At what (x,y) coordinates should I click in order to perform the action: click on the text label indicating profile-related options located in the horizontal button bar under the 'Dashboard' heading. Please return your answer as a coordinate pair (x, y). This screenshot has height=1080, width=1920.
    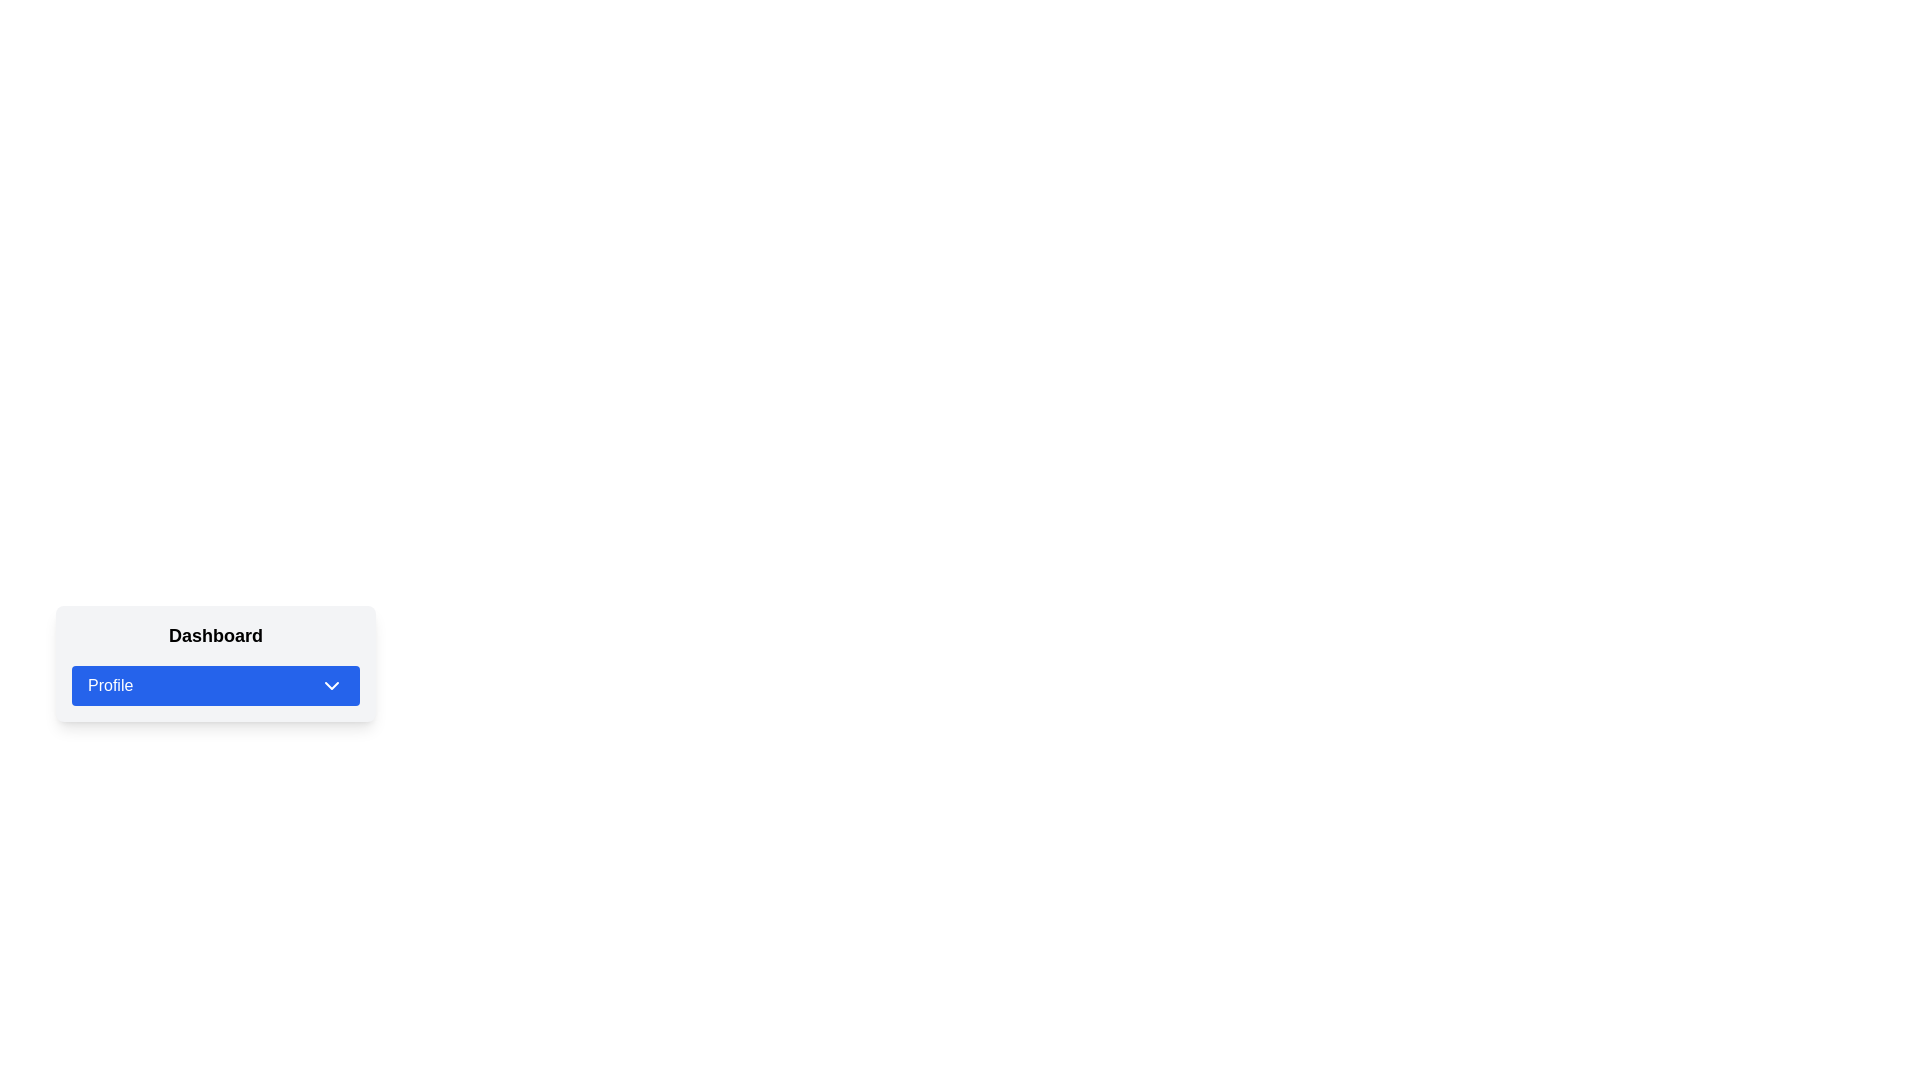
    Looking at the image, I should click on (109, 685).